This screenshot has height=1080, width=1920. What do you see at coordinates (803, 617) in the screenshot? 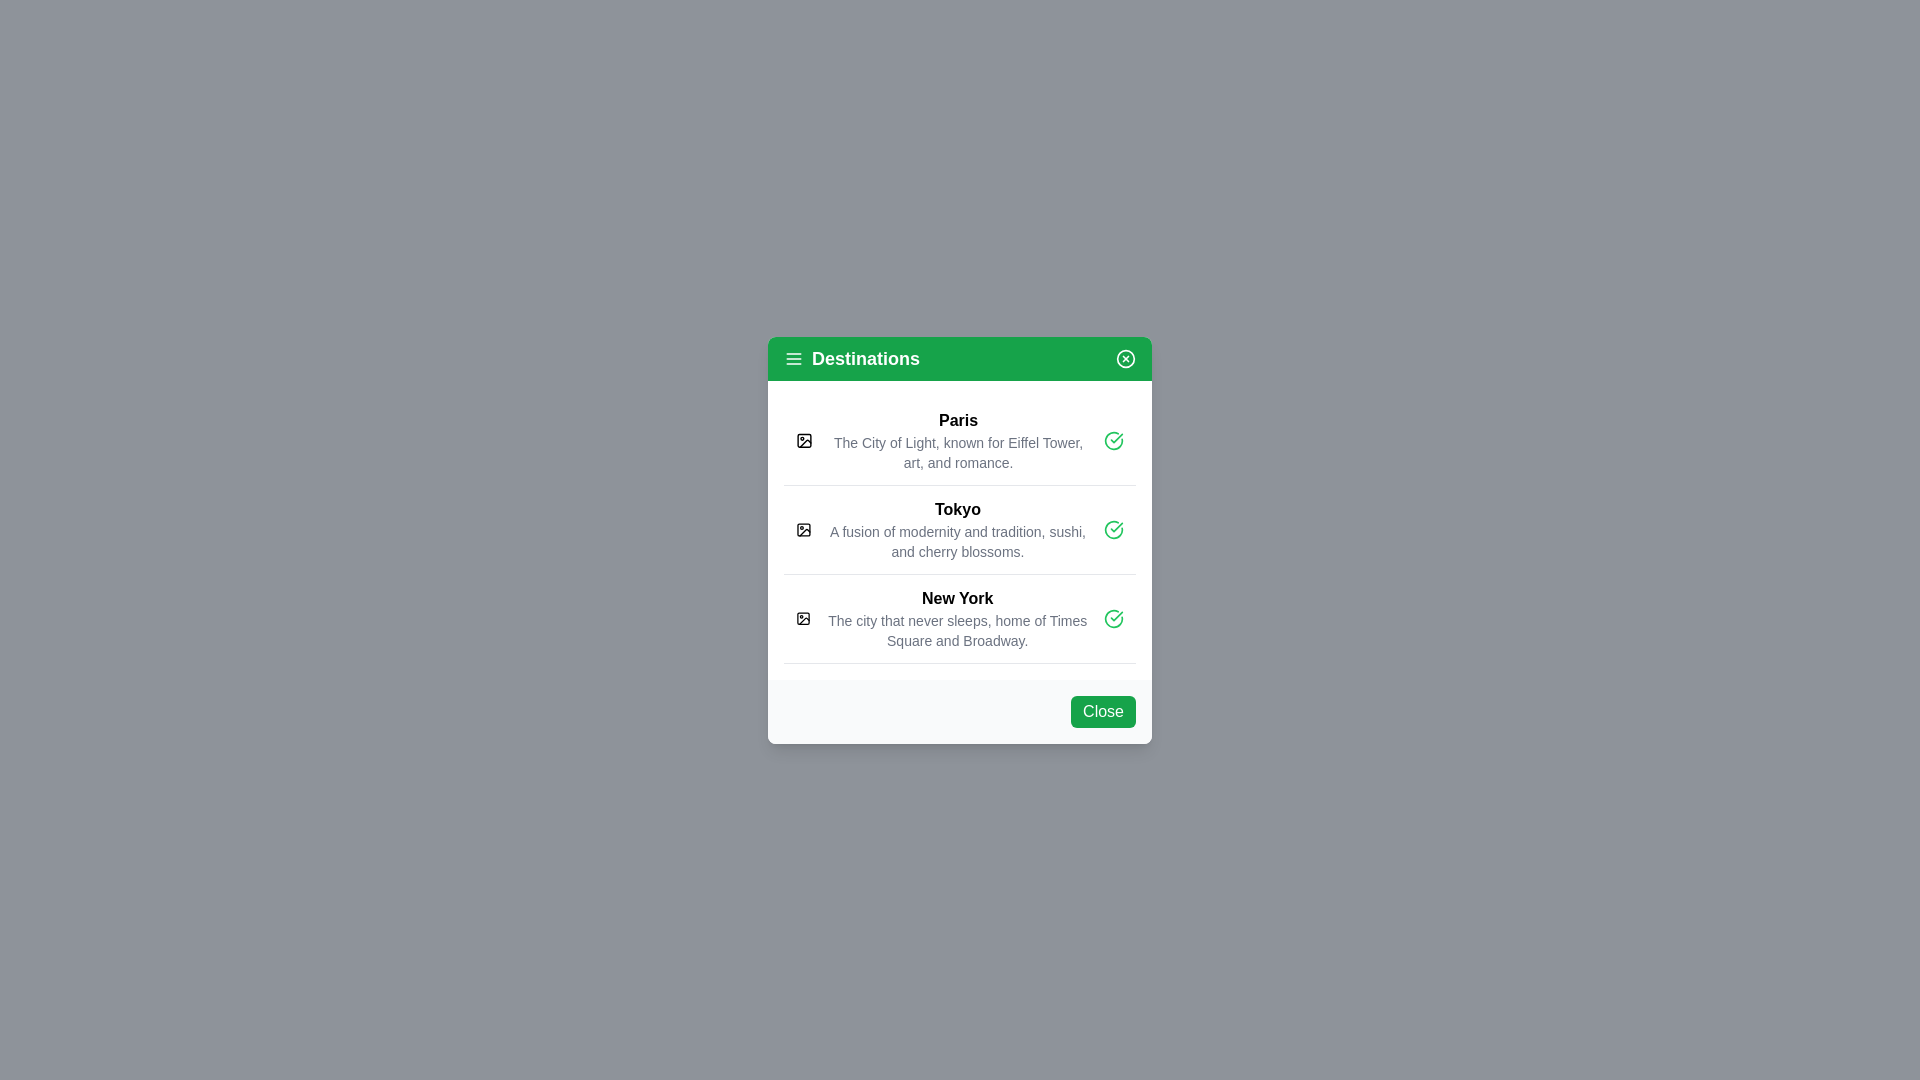
I see `the Image placeholder icon, which is the leftmost icon in the third list item labeled 'New York' in a vertical list of destinations` at bounding box center [803, 617].